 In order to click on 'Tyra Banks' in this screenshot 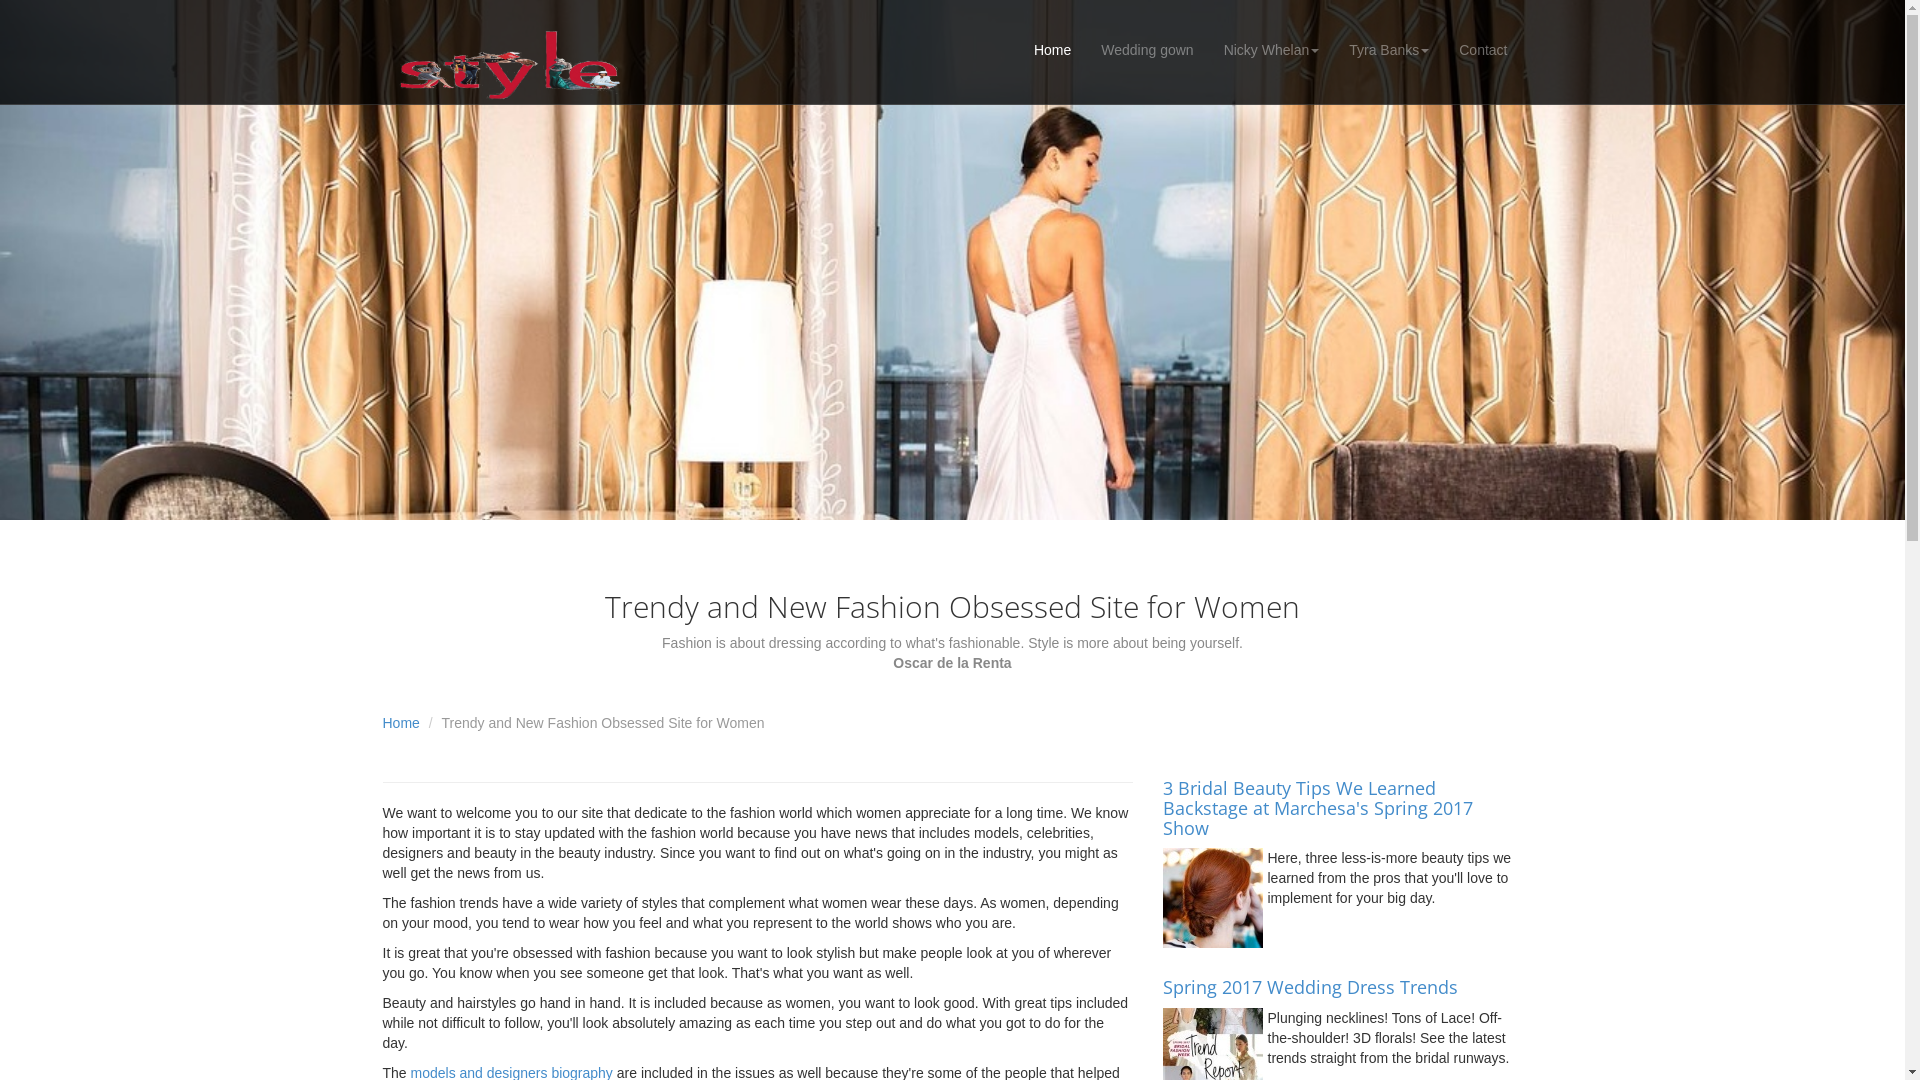, I will do `click(1387, 49)`.